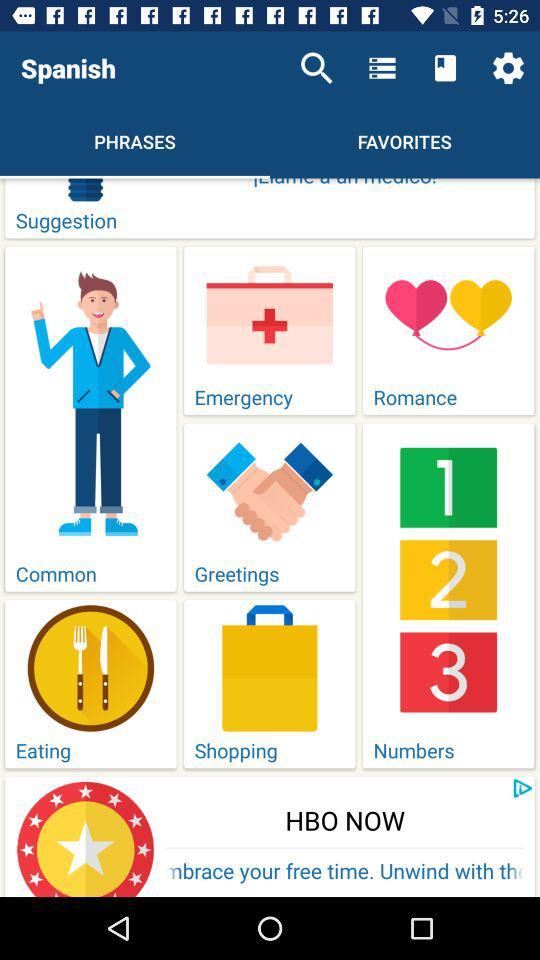  I want to click on item above the llame a un icon, so click(508, 68).